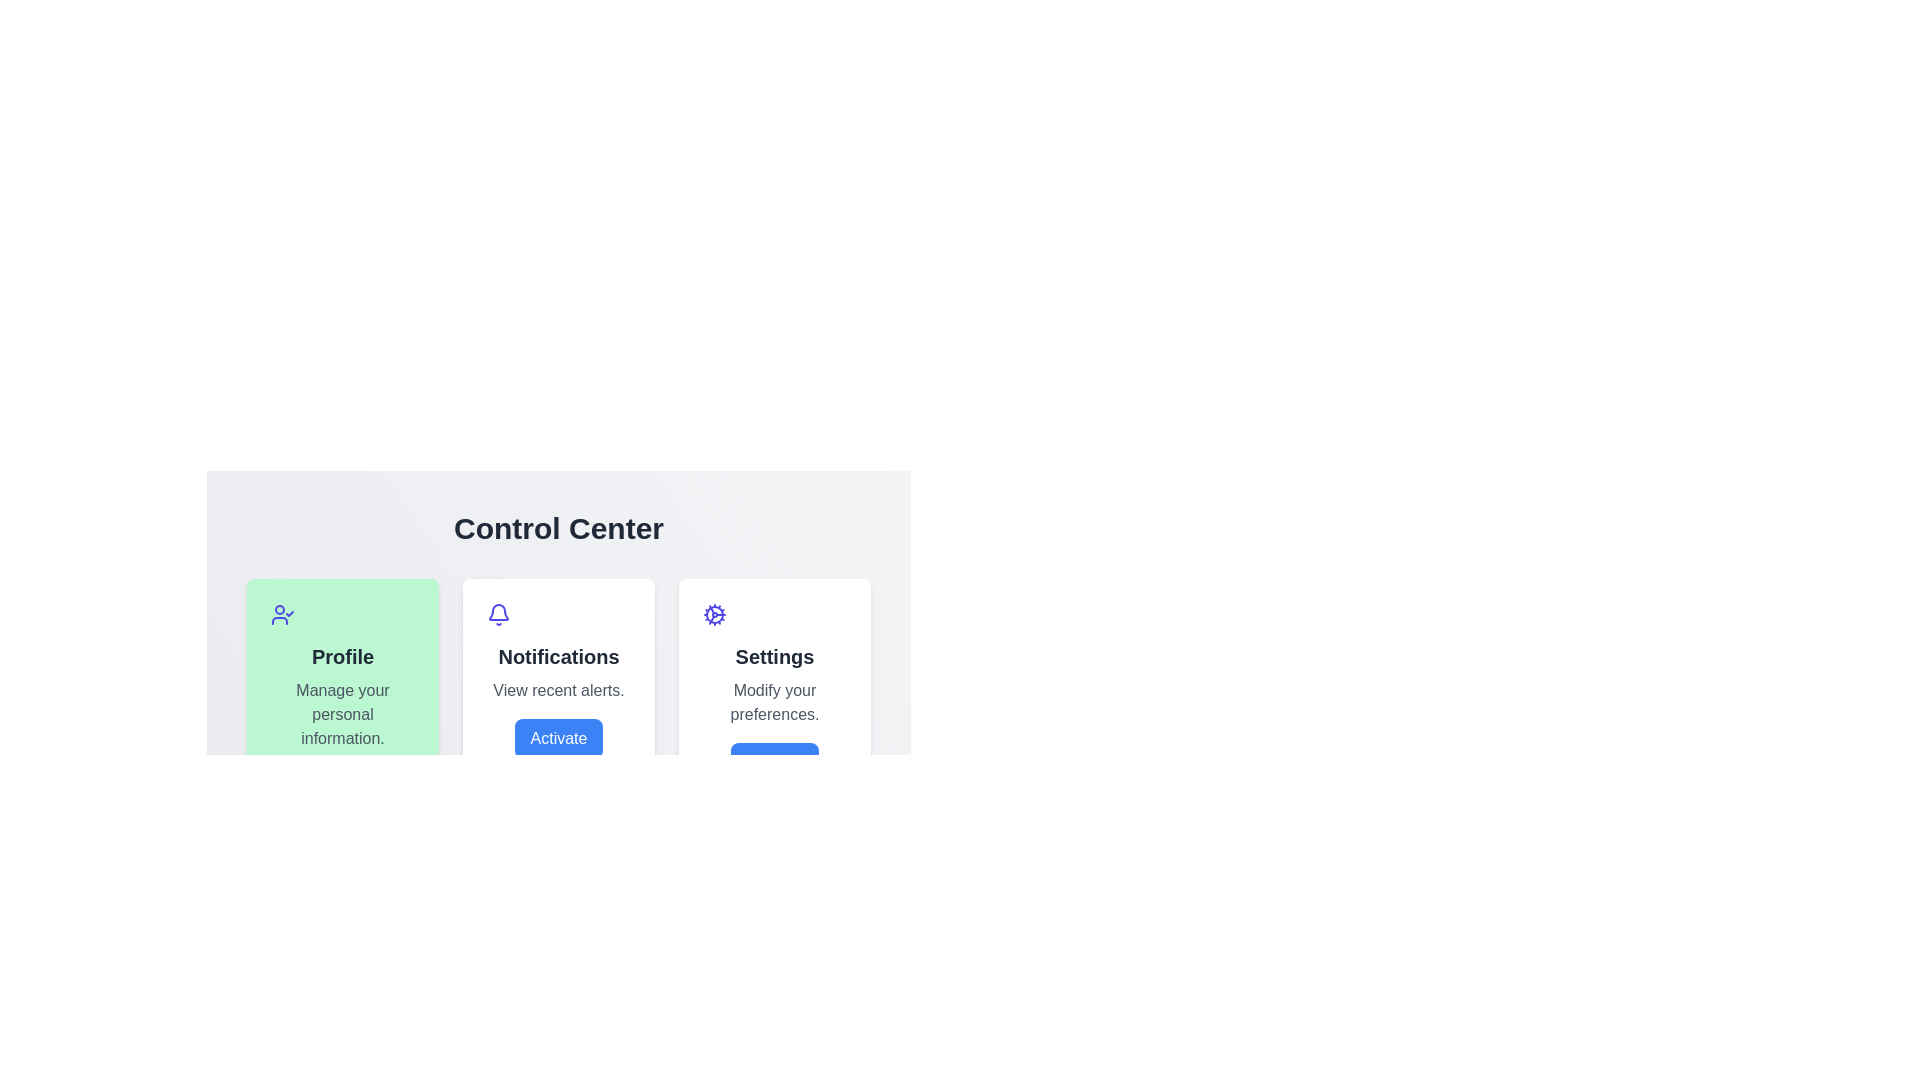 Image resolution: width=1920 pixels, height=1080 pixels. What do you see at coordinates (558, 689) in the screenshot?
I see `the static text label 'View recent alerts.' which is located within the 'Notifications' card section, positioned below the title and above the 'Activate' button` at bounding box center [558, 689].